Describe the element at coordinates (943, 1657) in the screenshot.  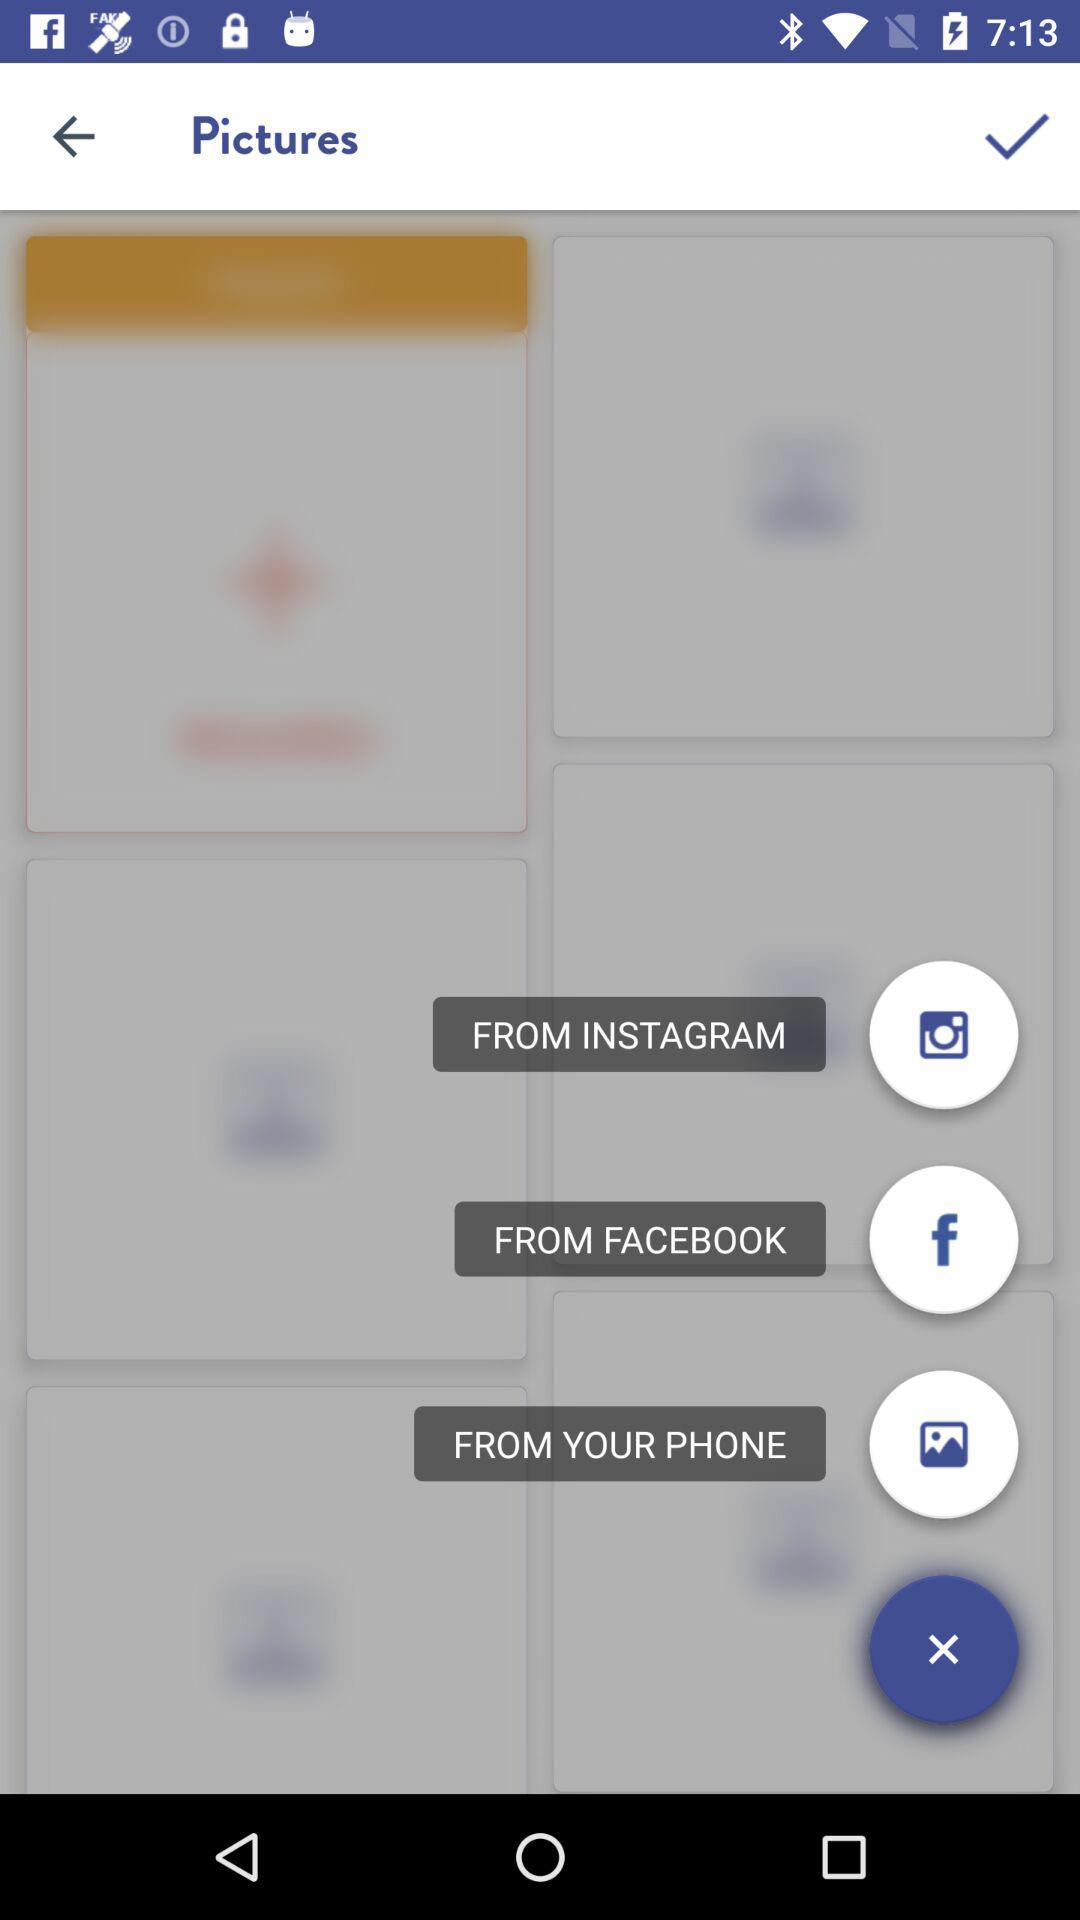
I see `the close icon` at that location.